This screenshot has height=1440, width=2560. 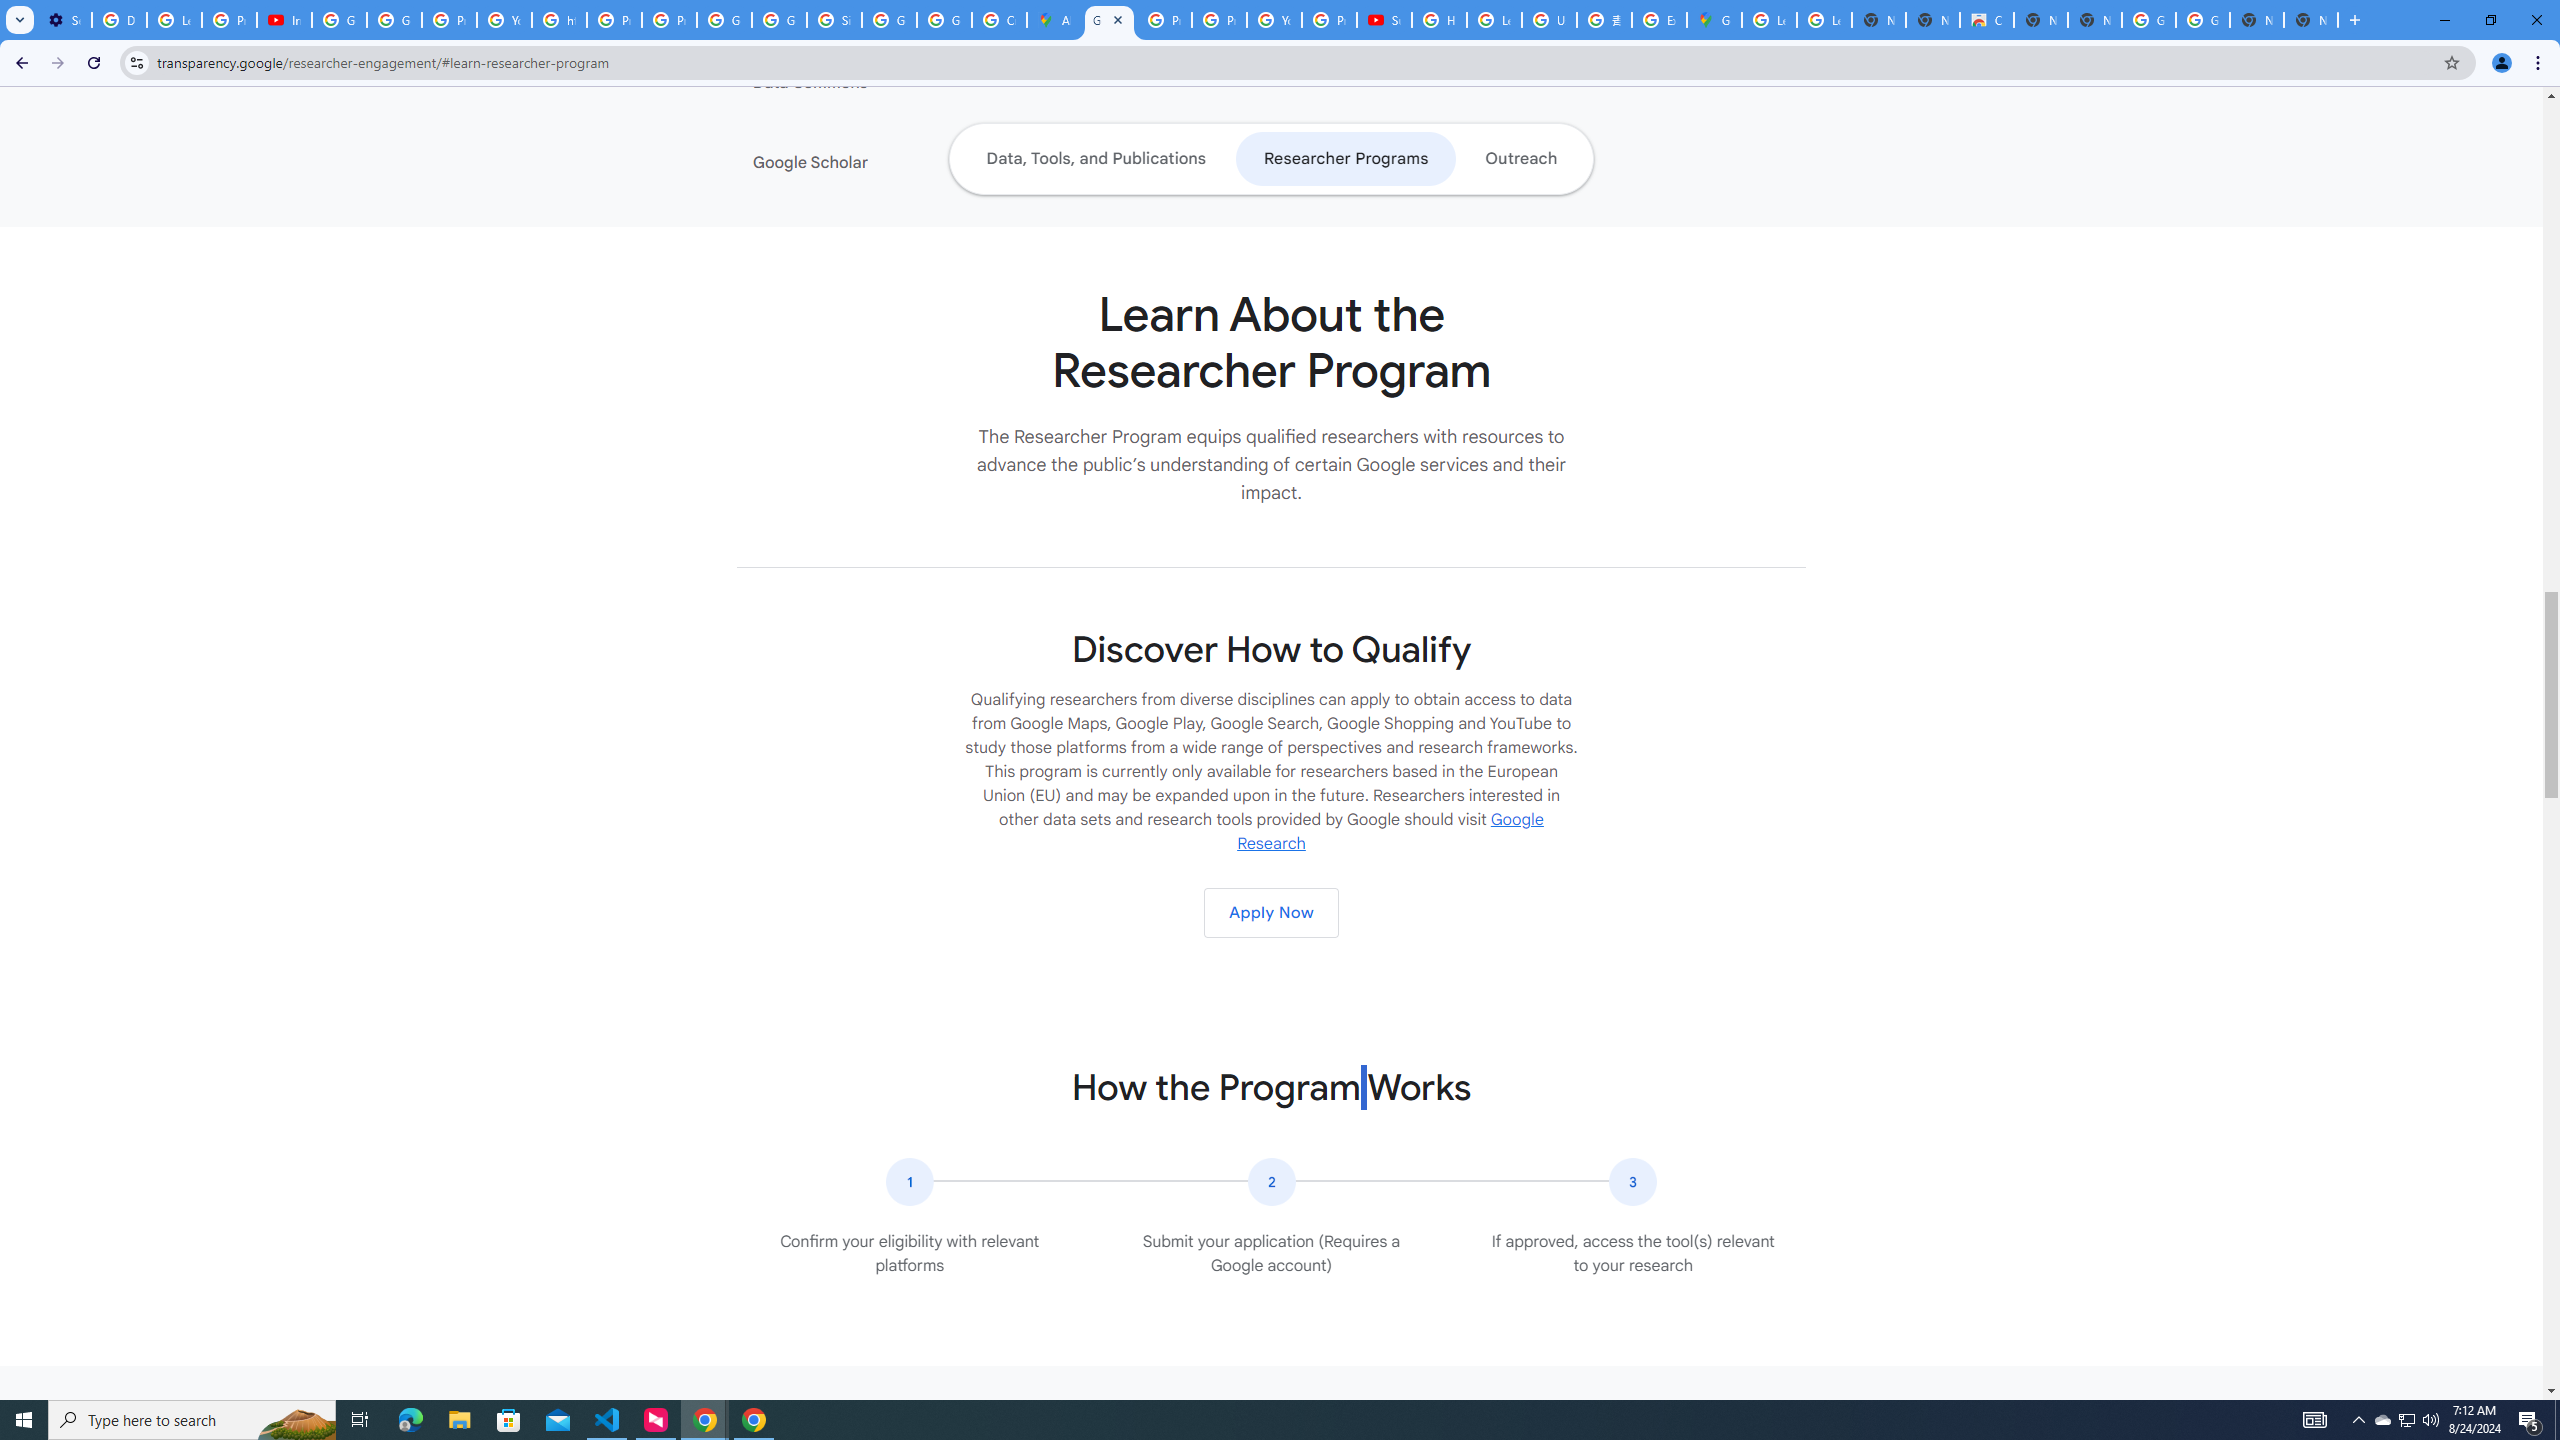 I want to click on 'Privacy Help Center - Policies Help', so click(x=1163, y=19).